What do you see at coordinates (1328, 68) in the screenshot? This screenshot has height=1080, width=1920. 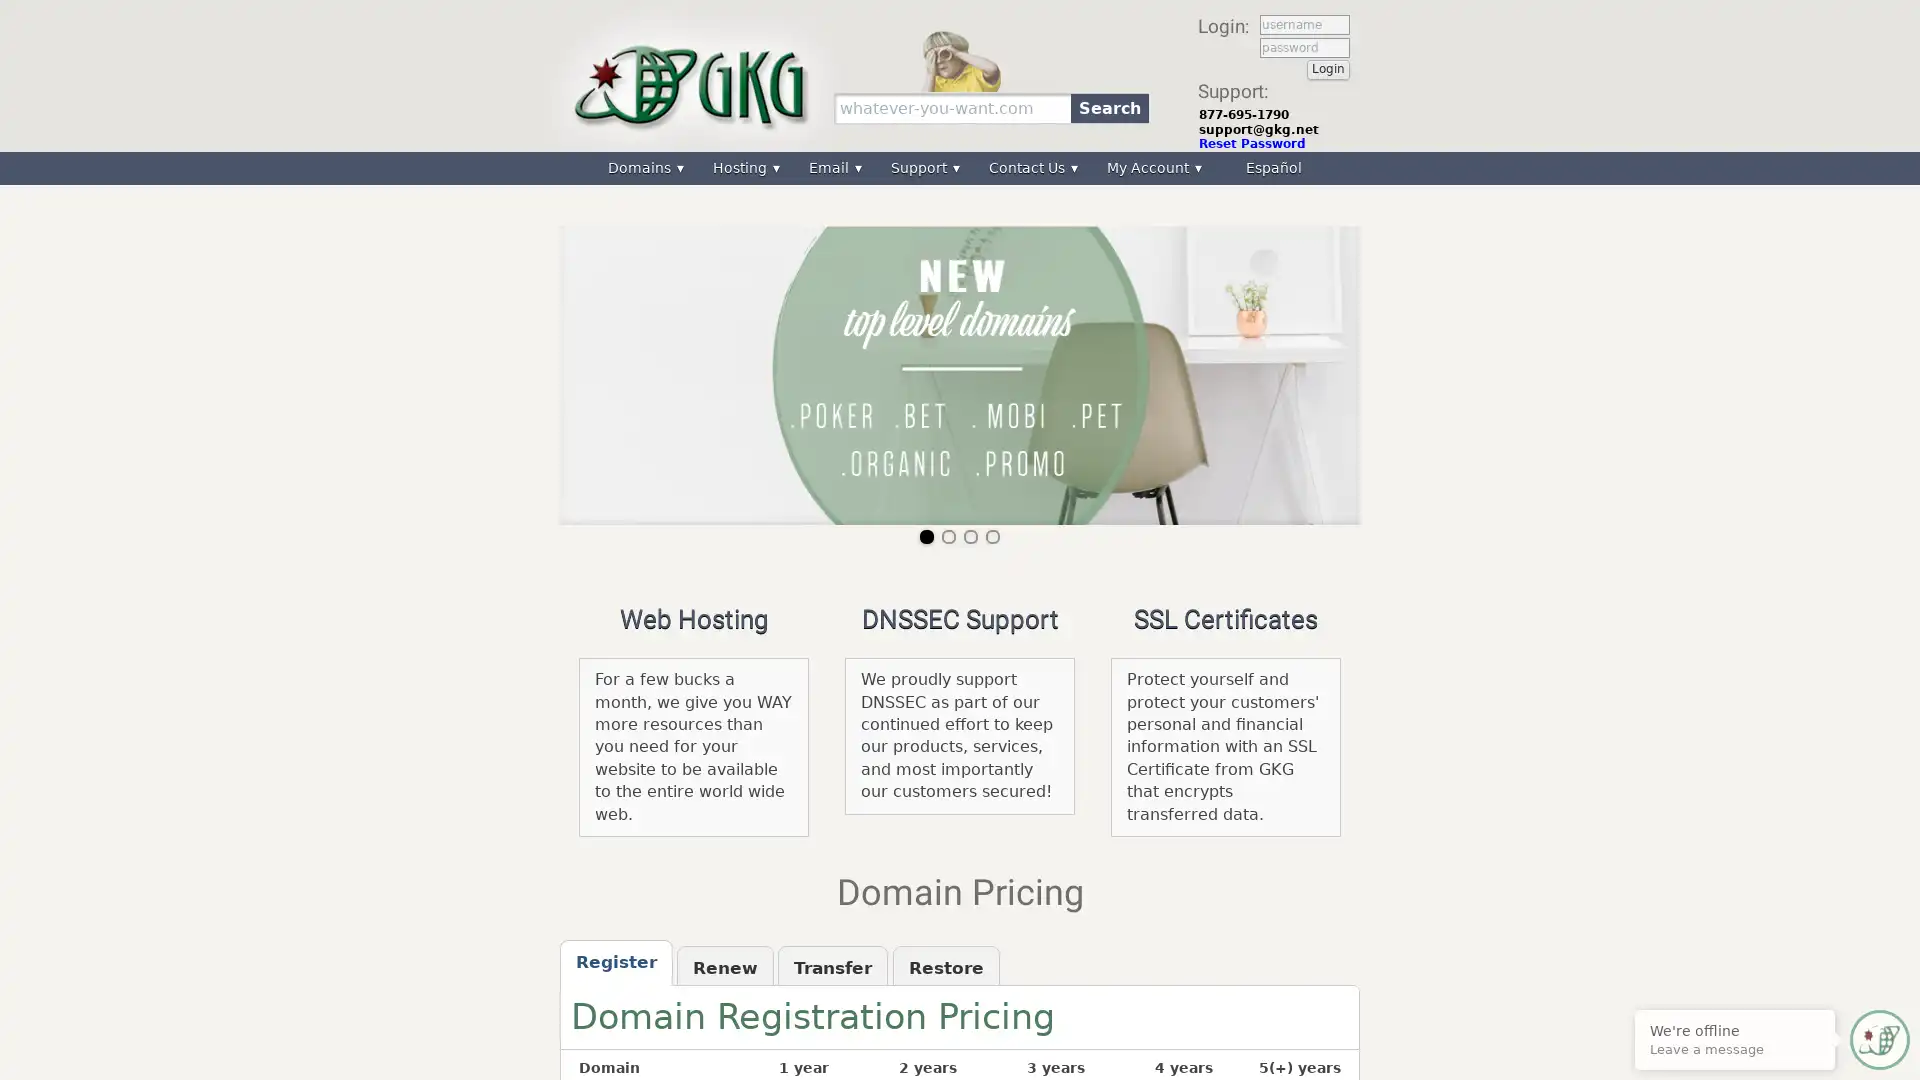 I see `Login` at bounding box center [1328, 68].